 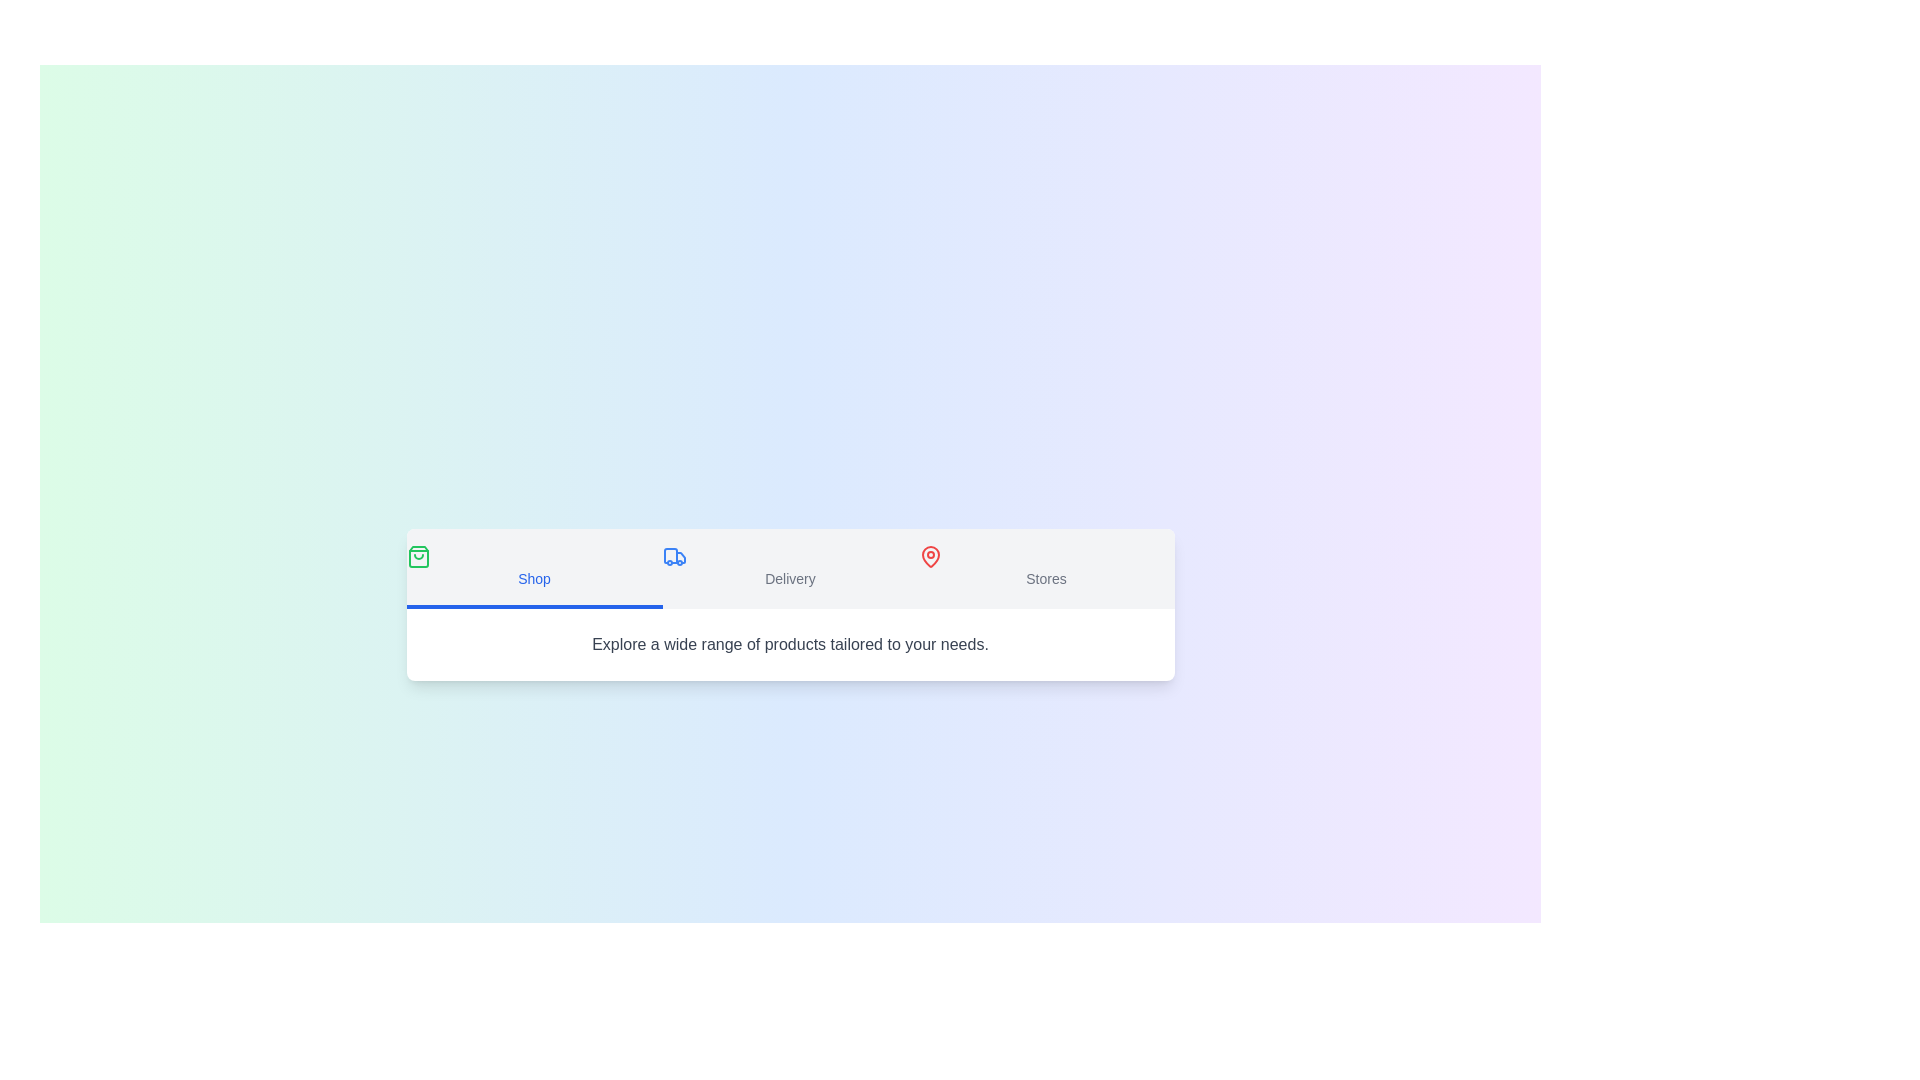 I want to click on the Delivery tab by clicking on its label, so click(x=789, y=569).